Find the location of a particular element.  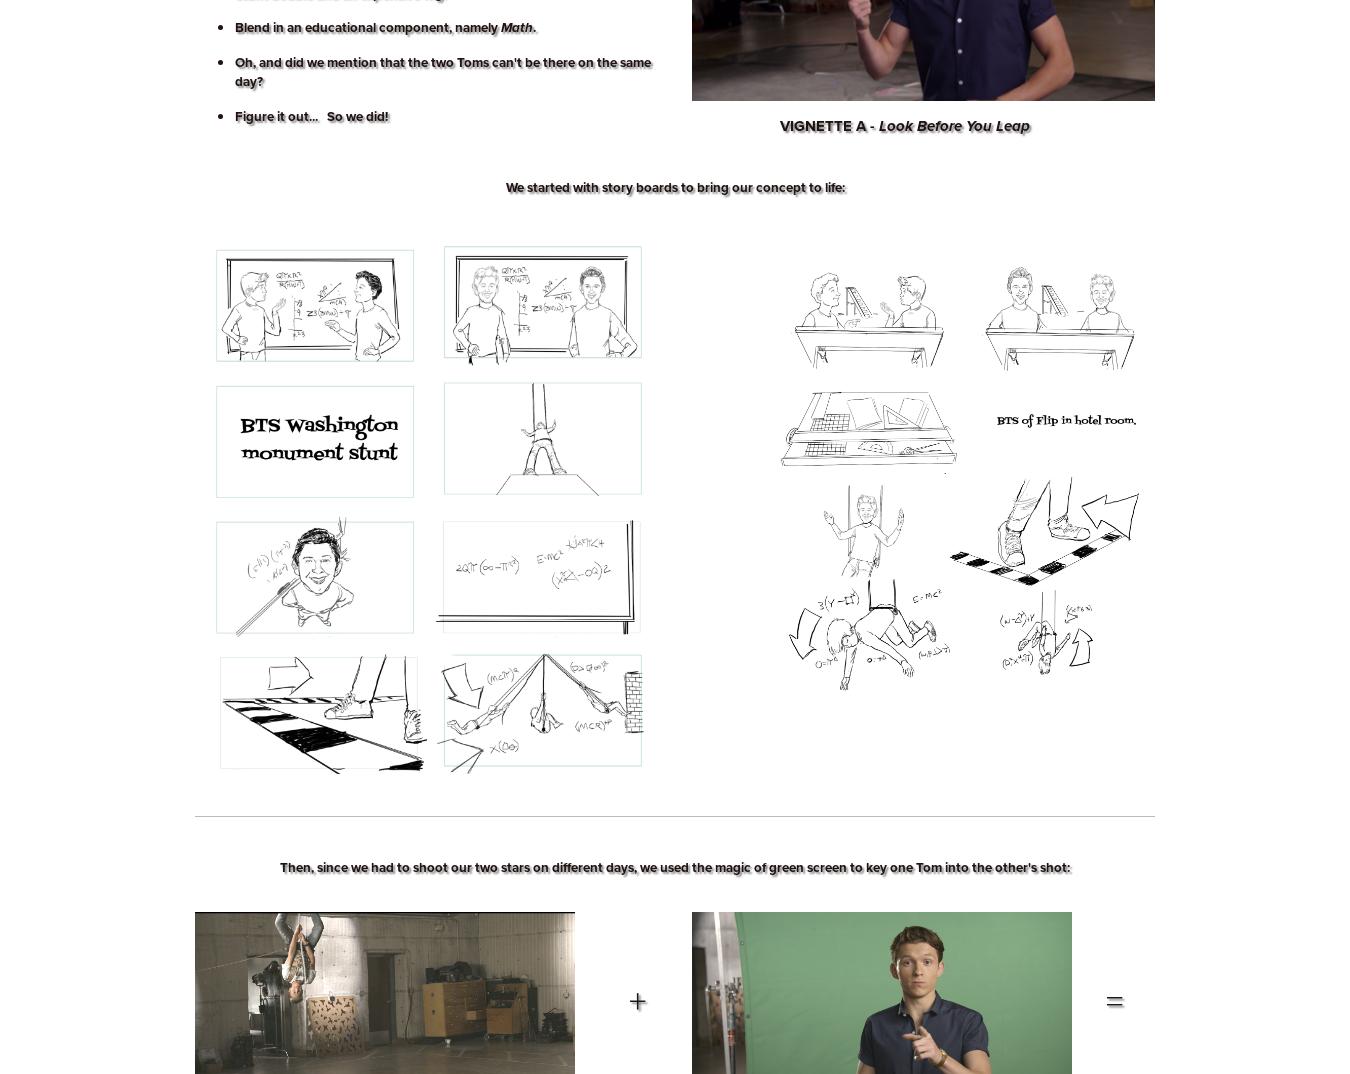

'+' is located at coordinates (608, 999).